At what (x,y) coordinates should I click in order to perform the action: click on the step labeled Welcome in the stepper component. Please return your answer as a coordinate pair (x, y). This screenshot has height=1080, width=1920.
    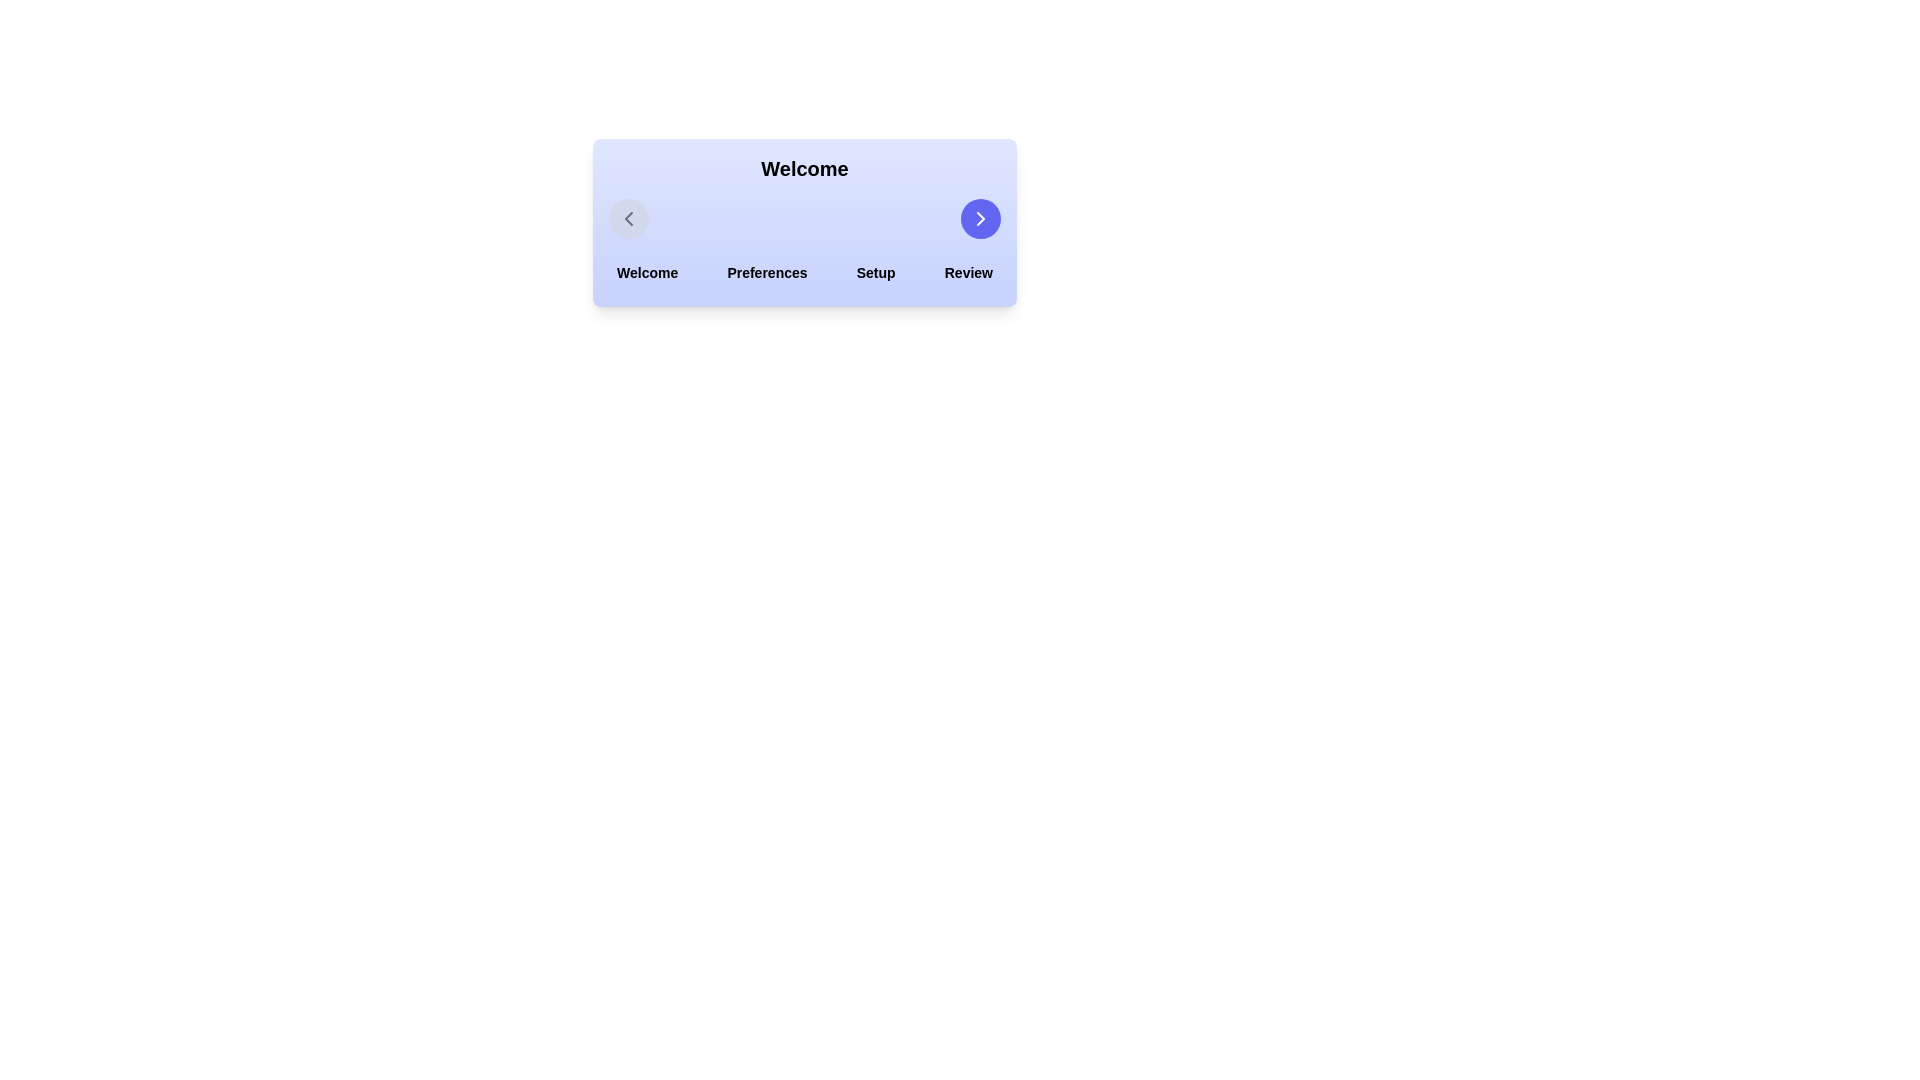
    Looking at the image, I should click on (647, 273).